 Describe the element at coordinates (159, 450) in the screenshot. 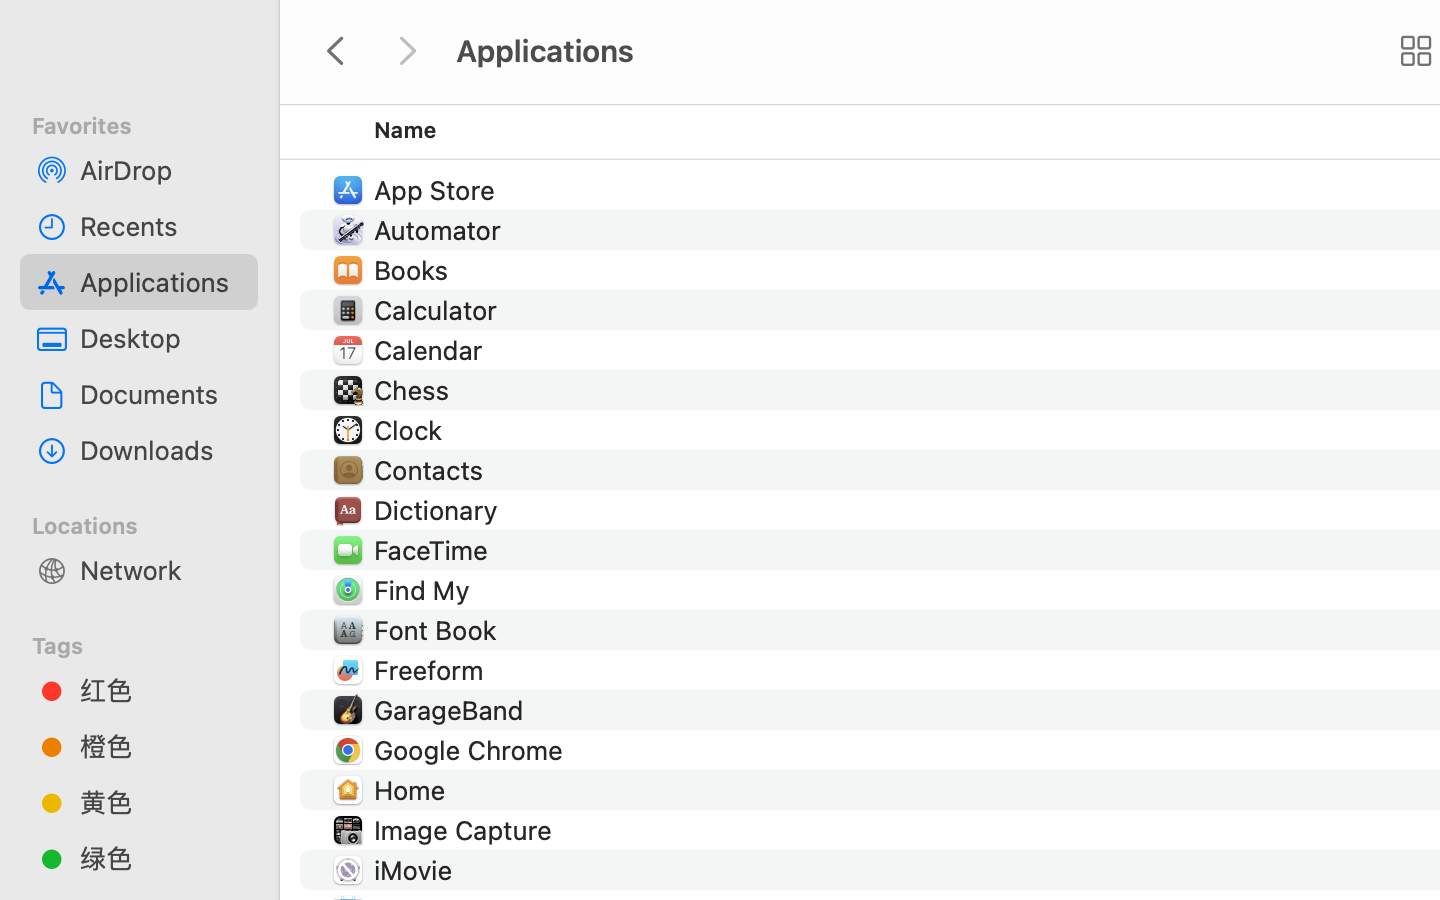

I see `'Downloads'` at that location.